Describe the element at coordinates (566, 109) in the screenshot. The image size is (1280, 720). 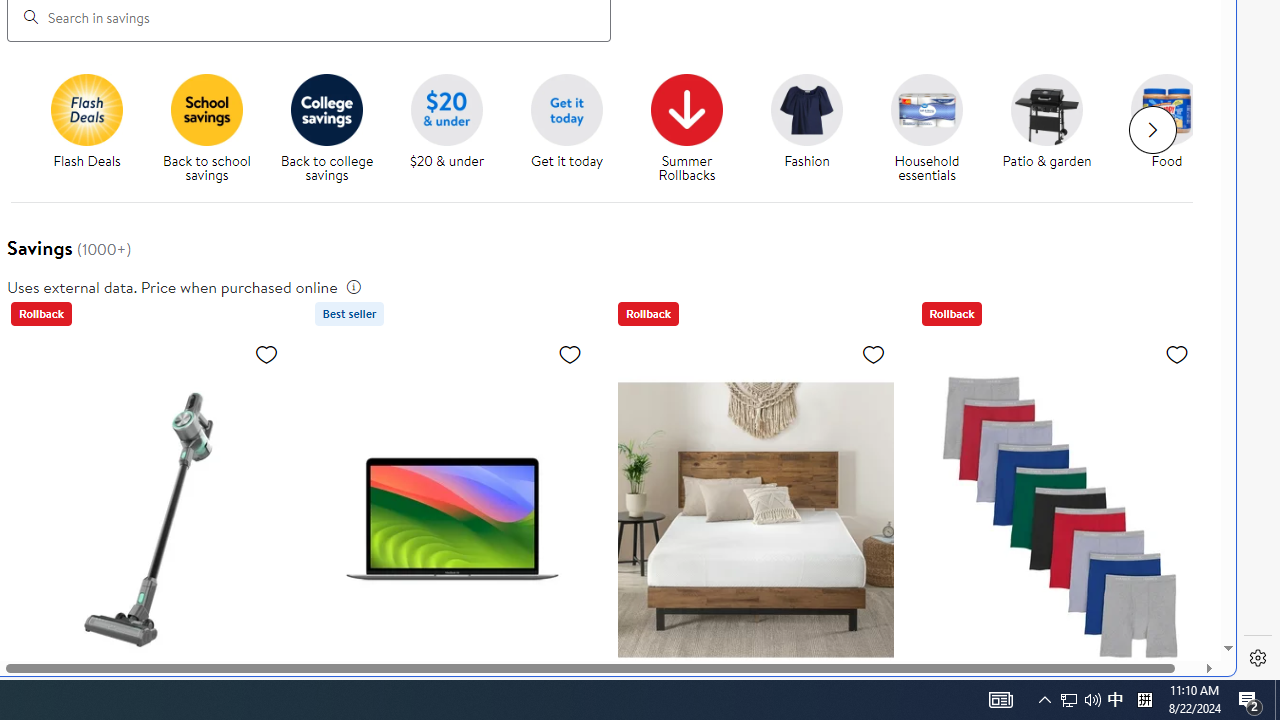
I see `'Get it today'` at that location.